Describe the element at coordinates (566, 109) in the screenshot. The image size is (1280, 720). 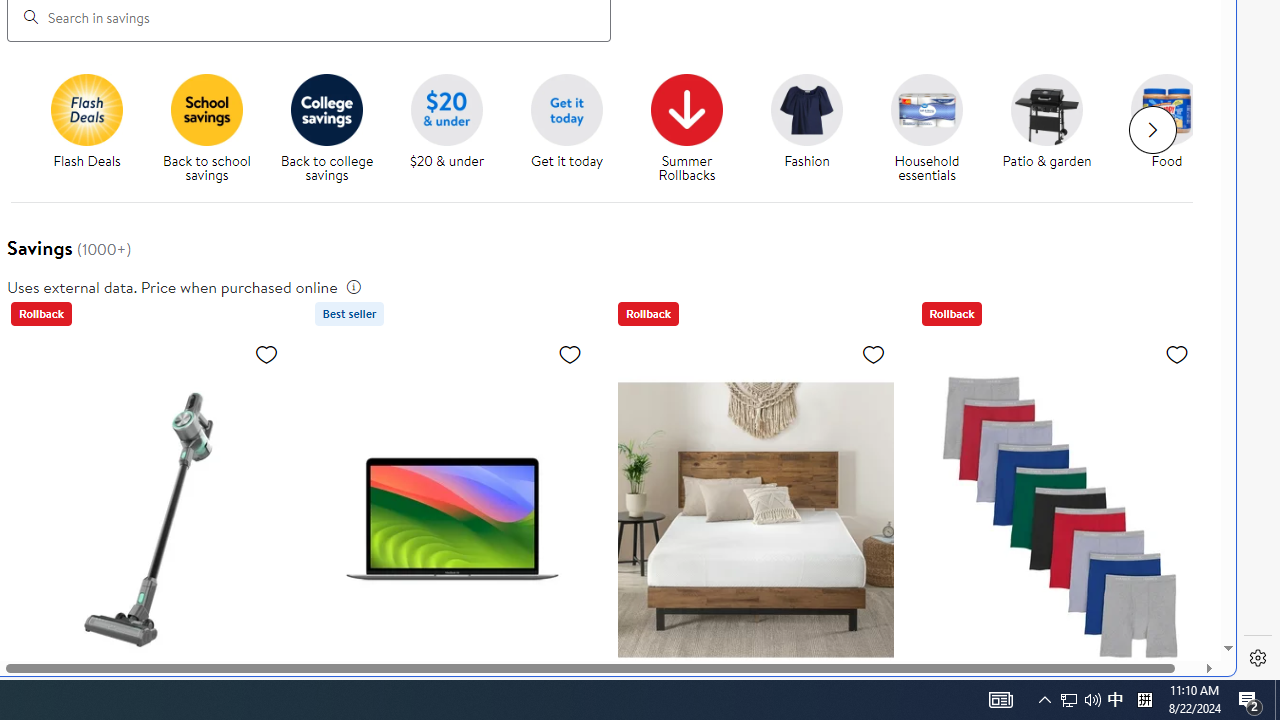
I see `'Get it today'` at that location.